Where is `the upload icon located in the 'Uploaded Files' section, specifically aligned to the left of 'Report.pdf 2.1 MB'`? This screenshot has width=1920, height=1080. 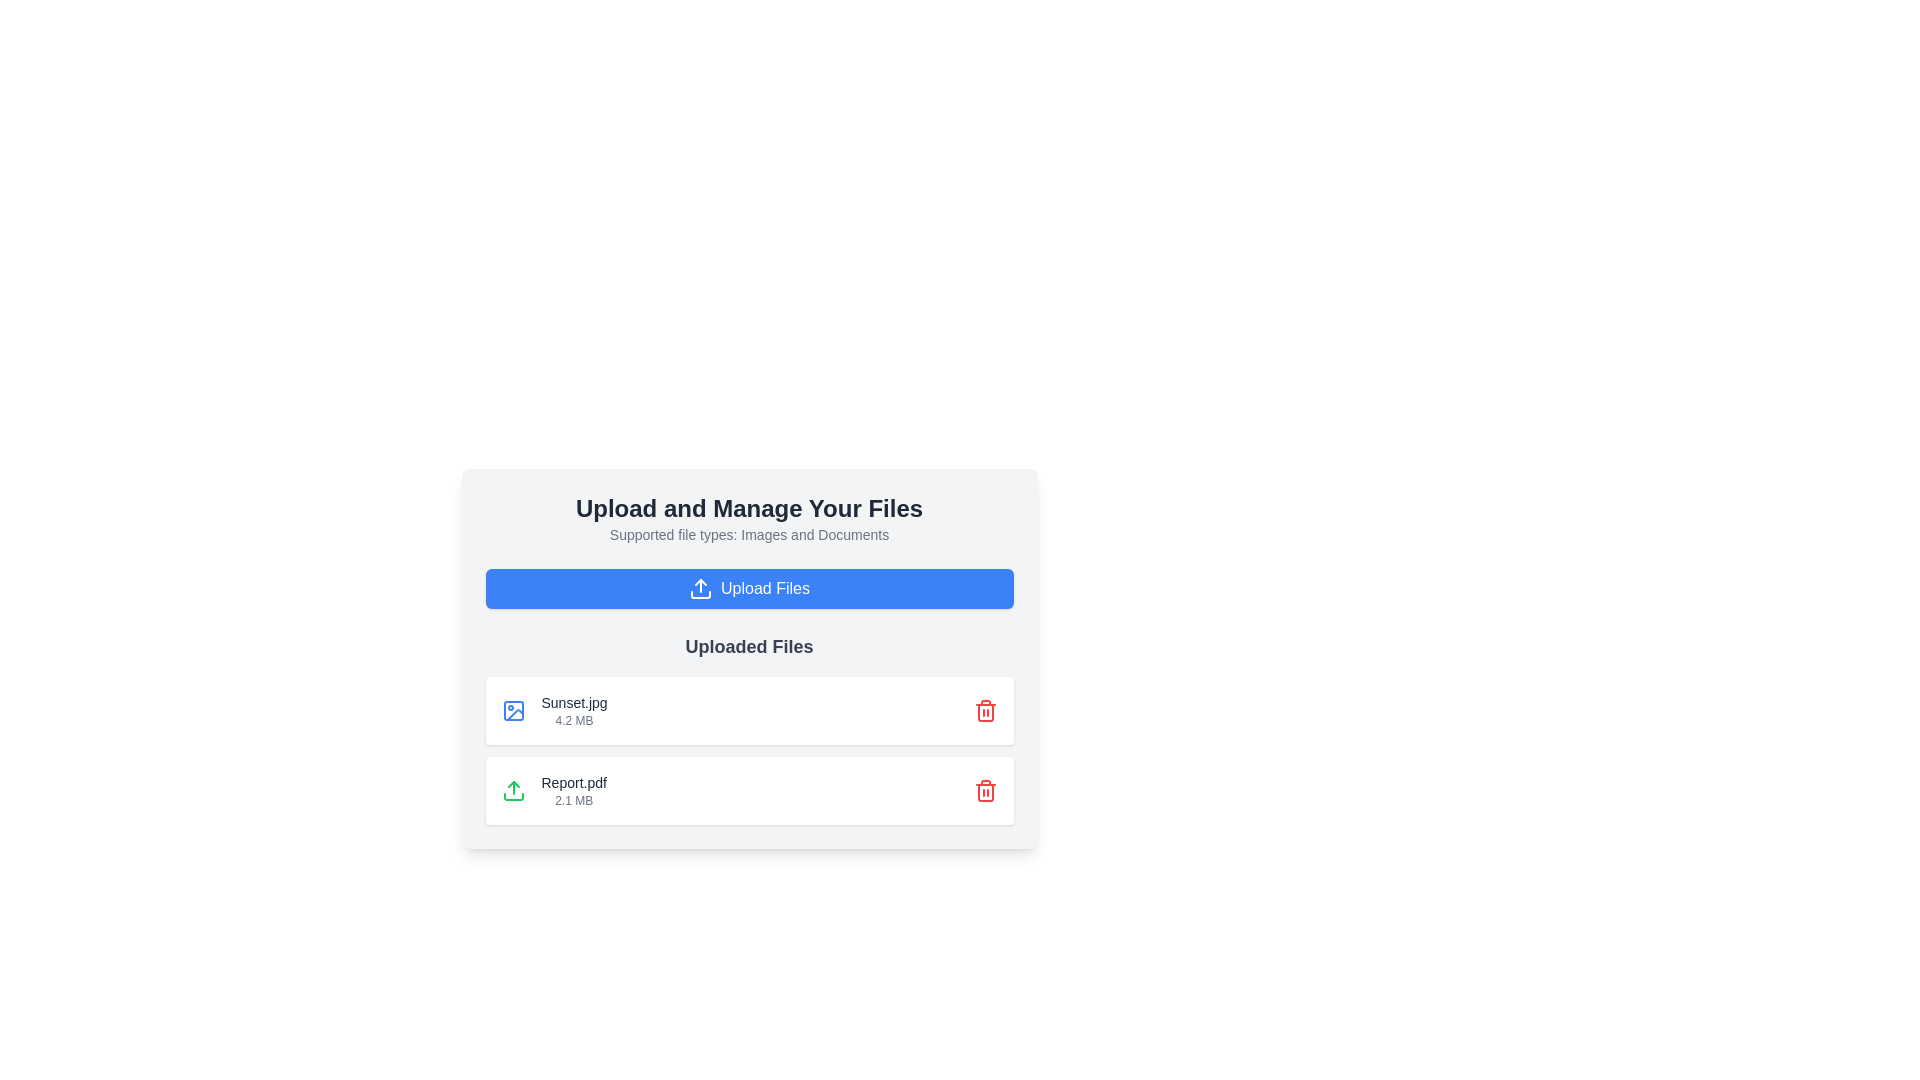
the upload icon located in the 'Uploaded Files' section, specifically aligned to the left of 'Report.pdf 2.1 MB' is located at coordinates (513, 789).